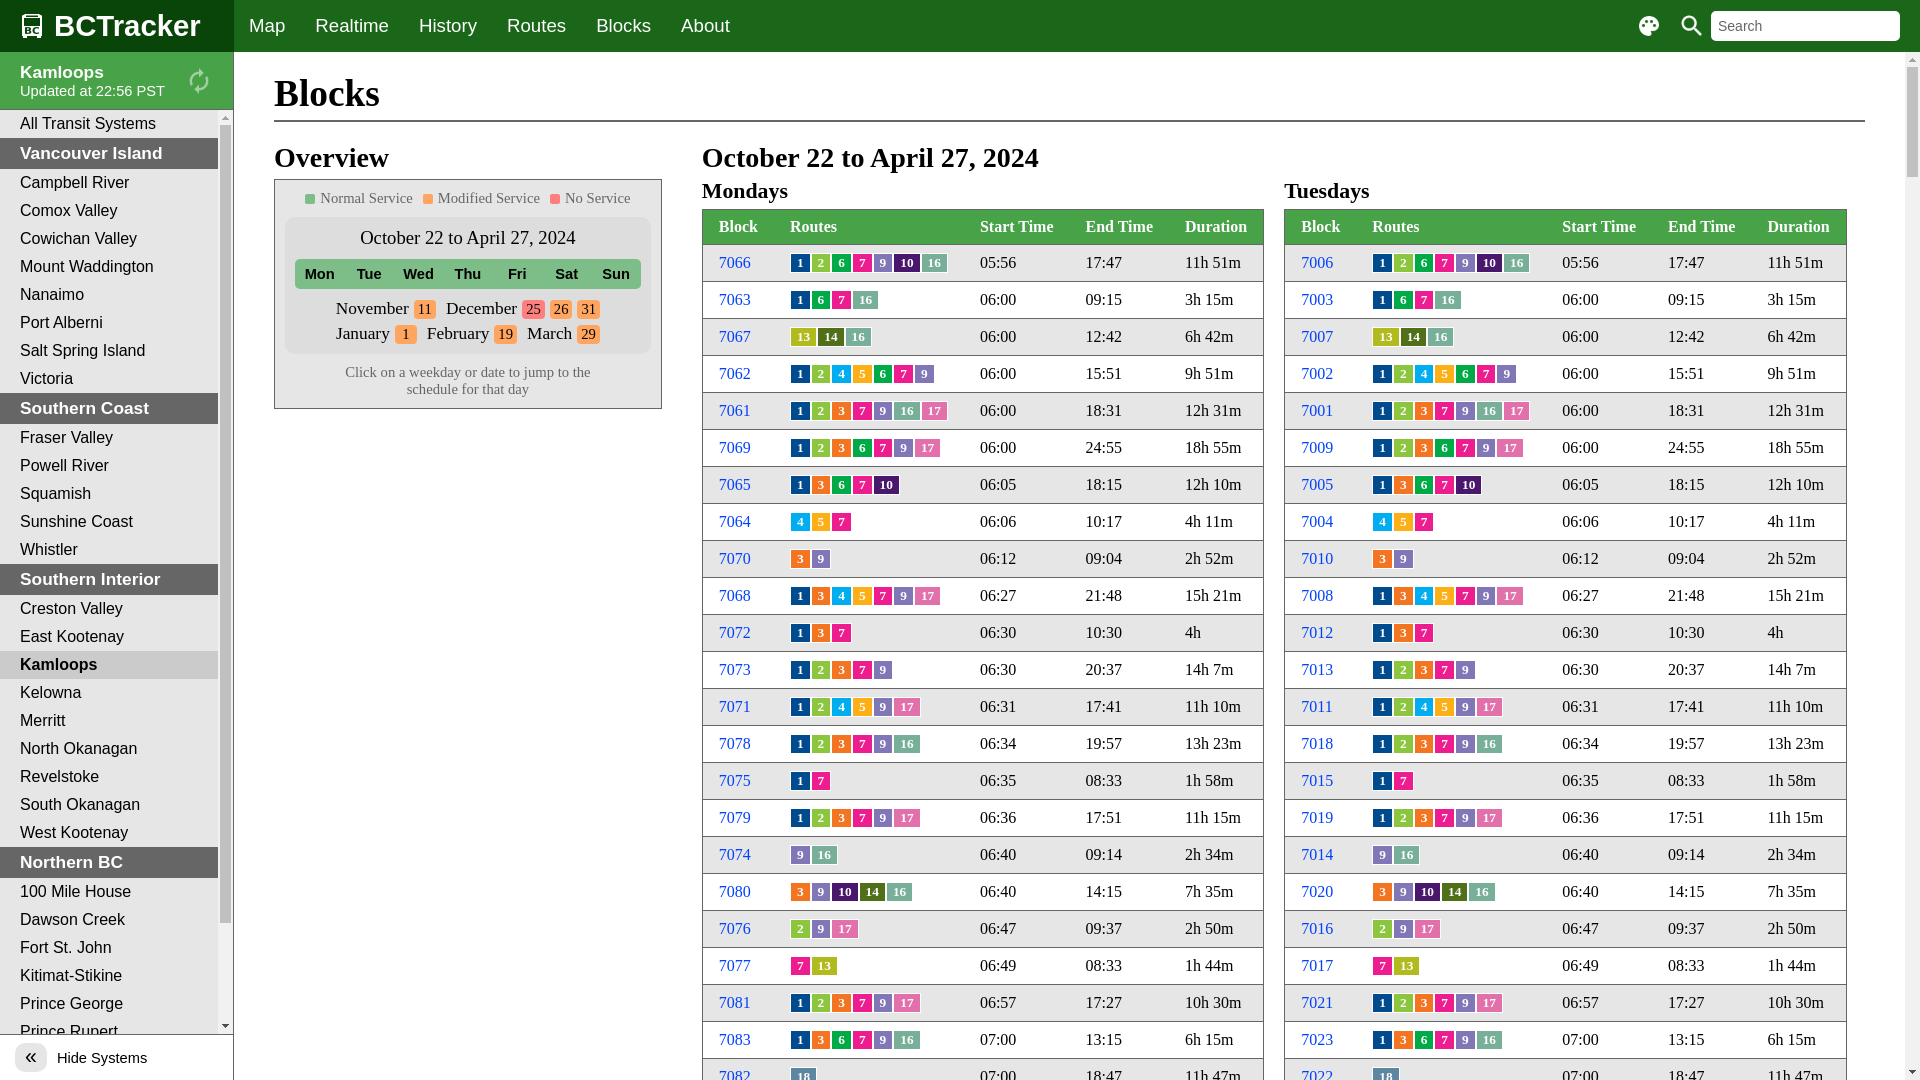 This screenshot has height=1080, width=1920. I want to click on '2', so click(1381, 929).